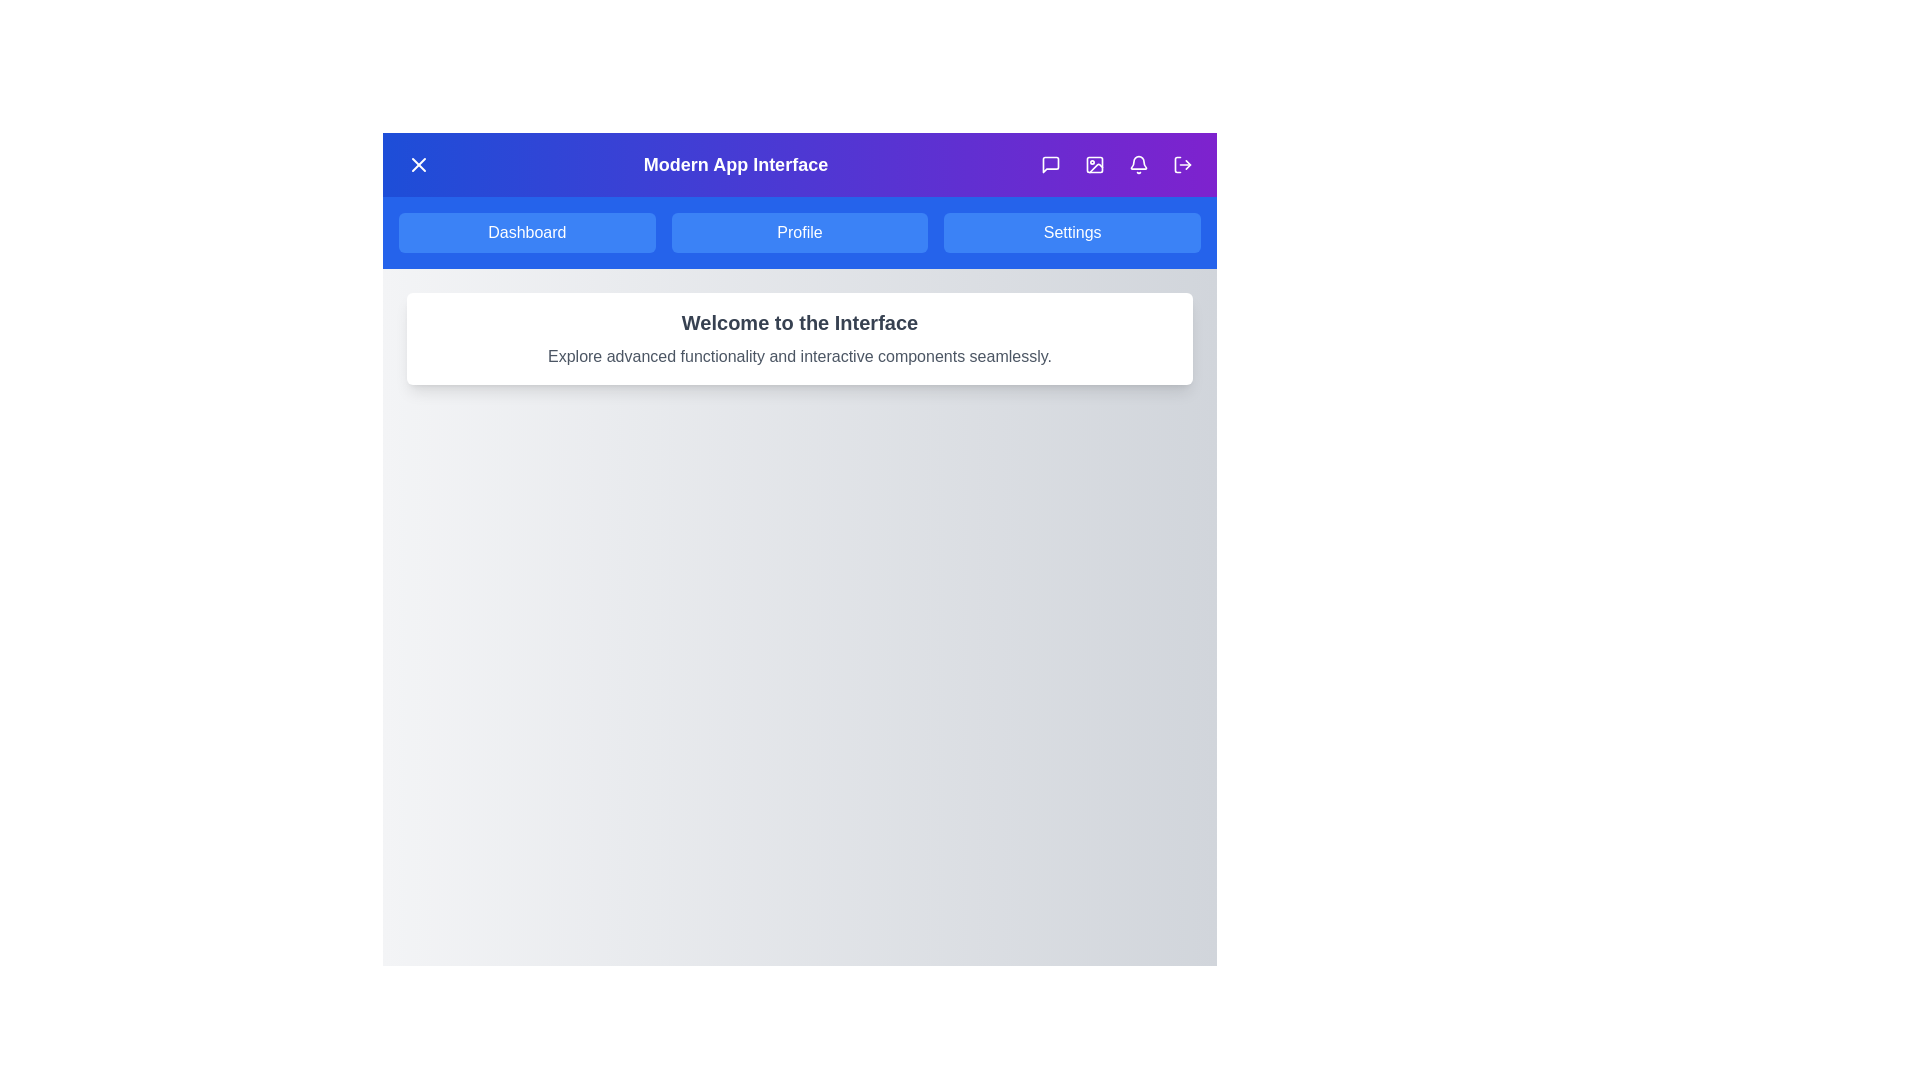 The height and width of the screenshot is (1080, 1920). Describe the element at coordinates (800, 231) in the screenshot. I see `the Profile button in the top navigation bar` at that location.